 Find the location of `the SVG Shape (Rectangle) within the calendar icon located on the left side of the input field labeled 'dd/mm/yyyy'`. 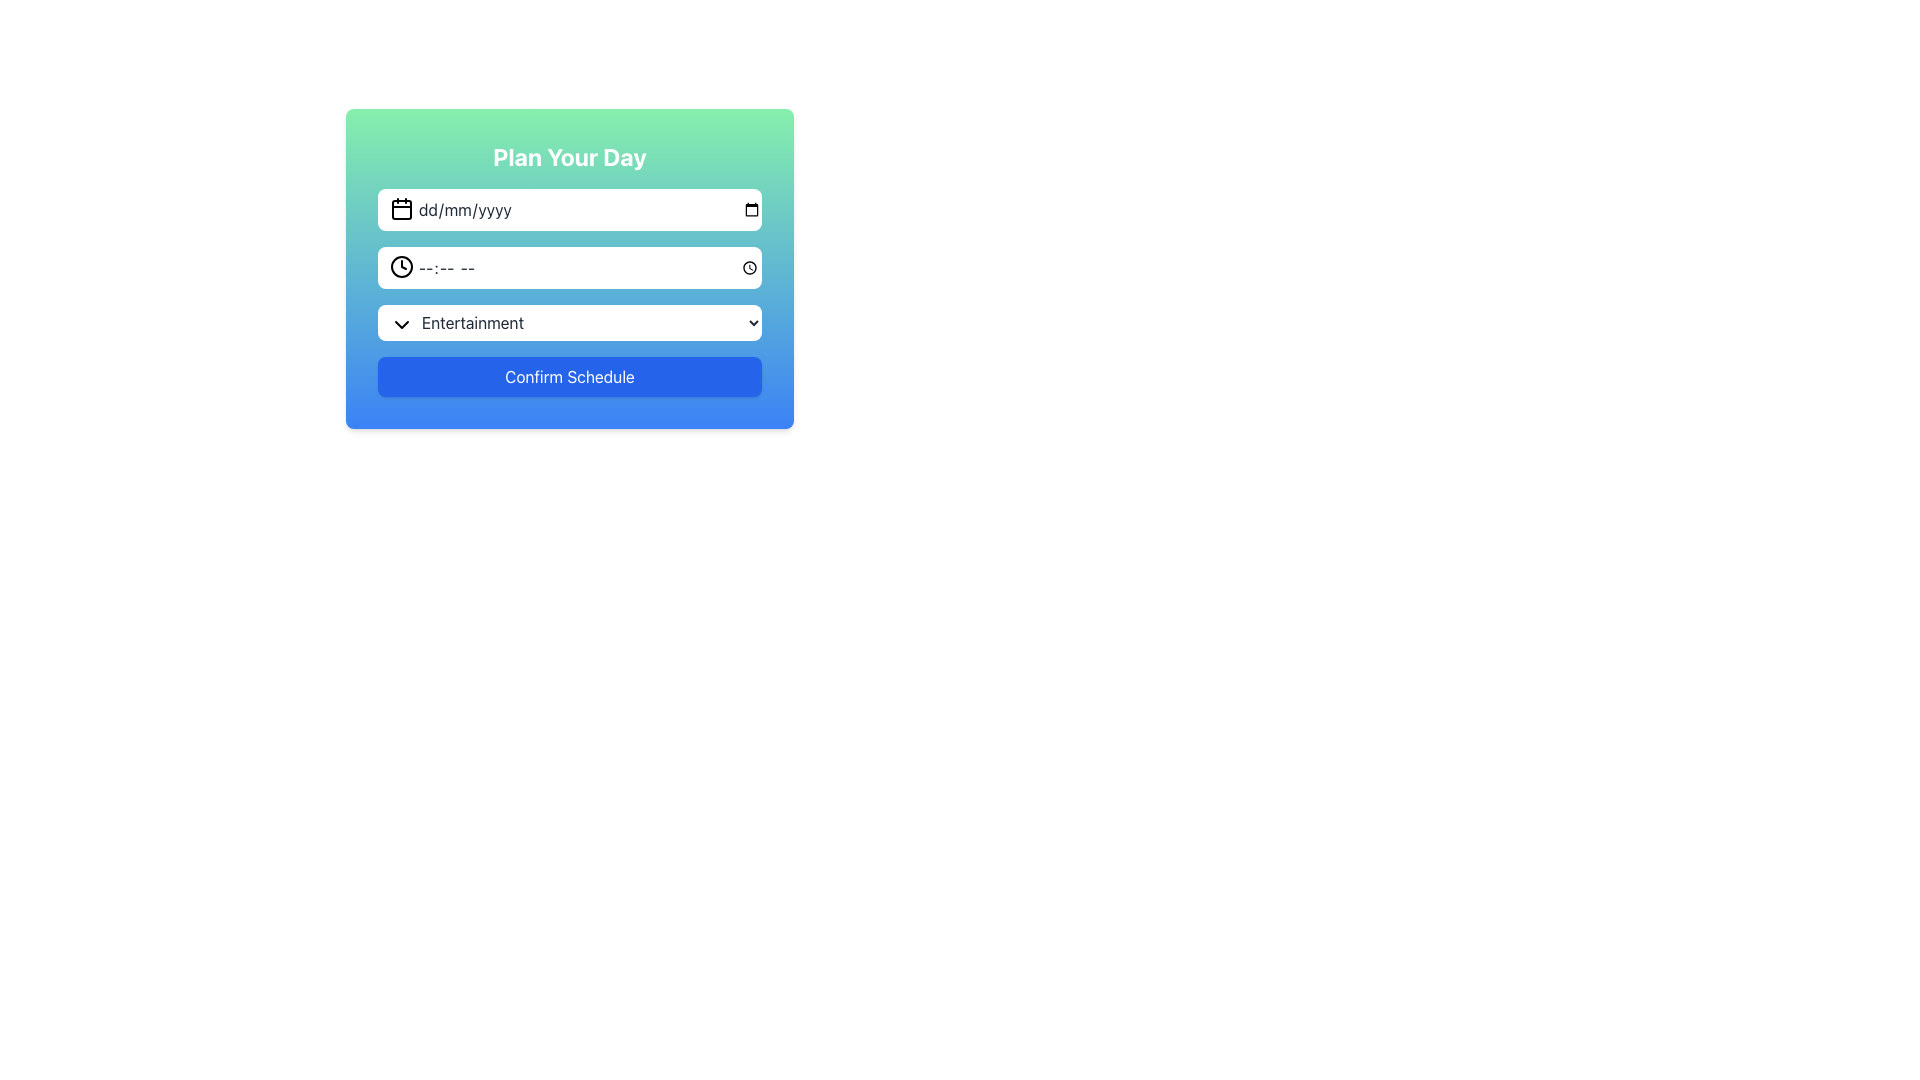

the SVG Shape (Rectangle) within the calendar icon located on the left side of the input field labeled 'dd/mm/yyyy' is located at coordinates (401, 209).